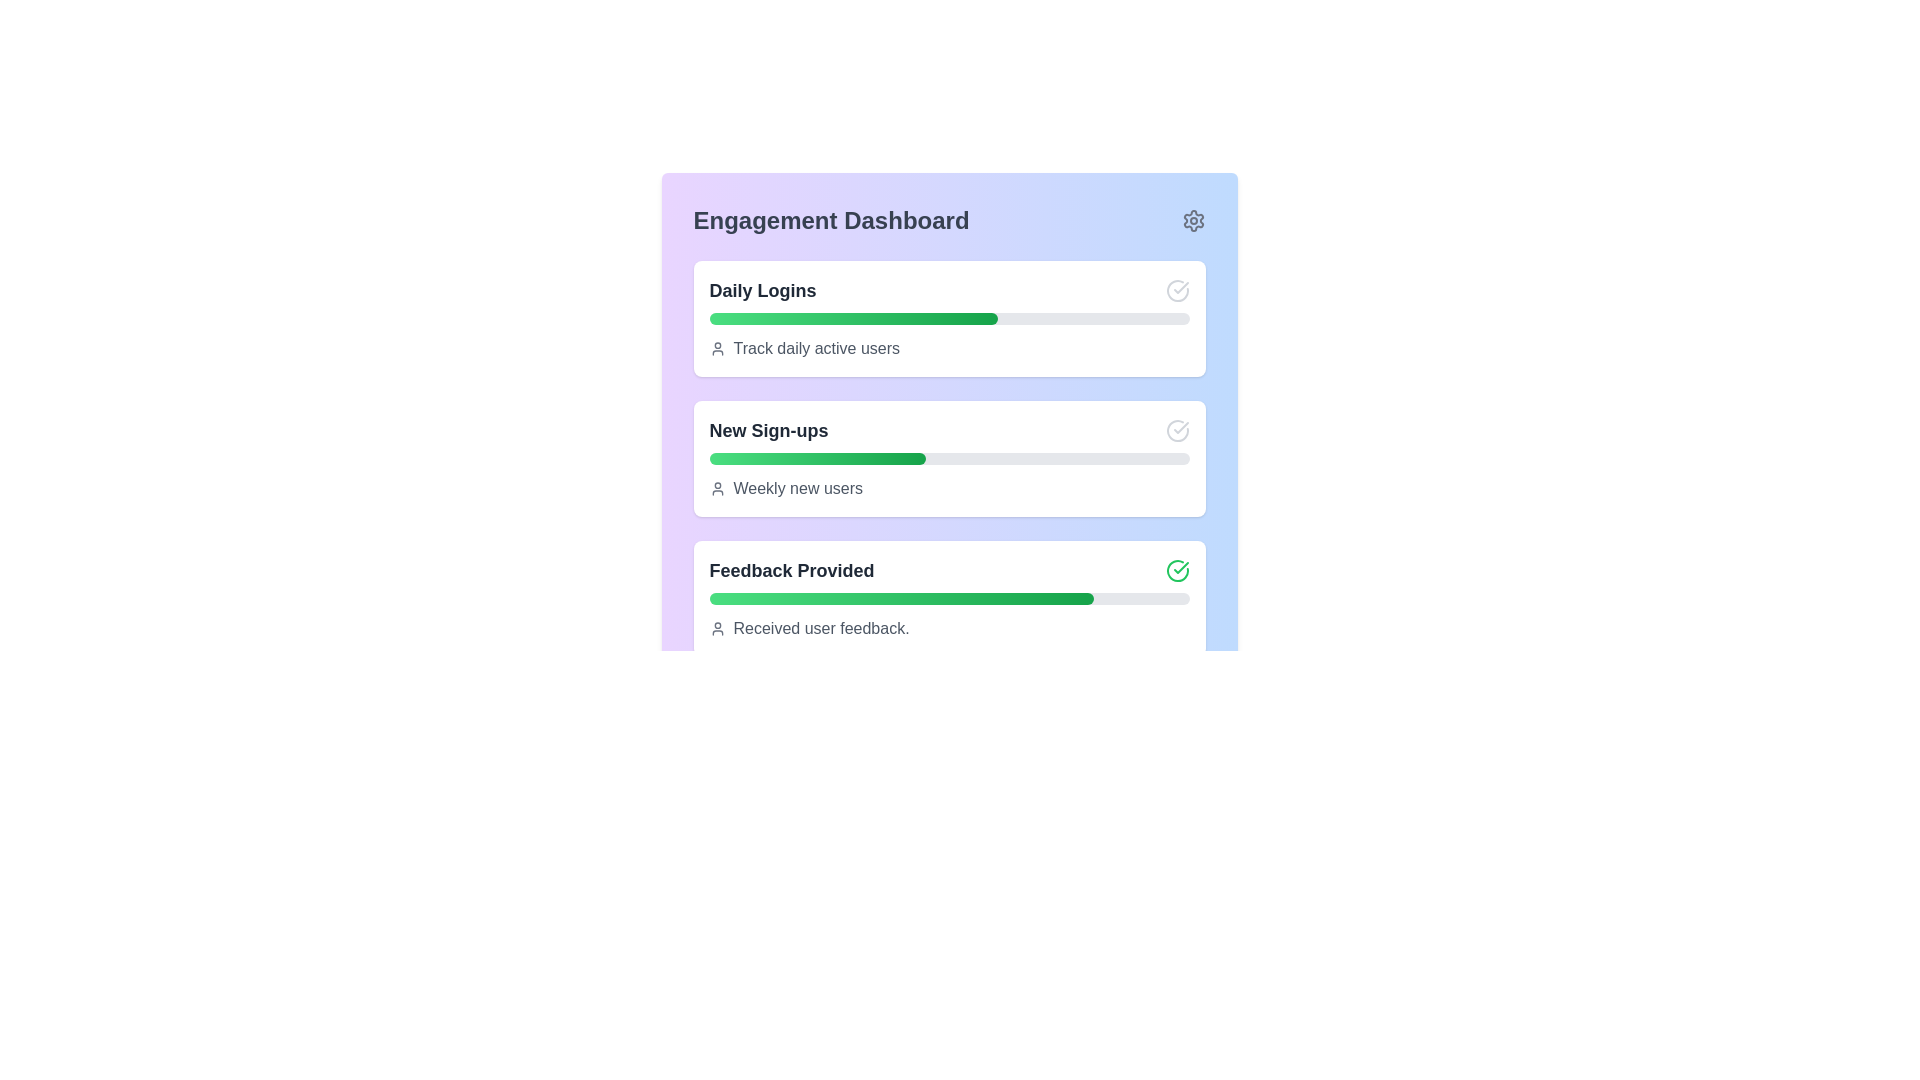 Image resolution: width=1920 pixels, height=1080 pixels. What do you see at coordinates (948, 220) in the screenshot?
I see `the header of the dashboard, which includes an interactive gear icon on the right side` at bounding box center [948, 220].